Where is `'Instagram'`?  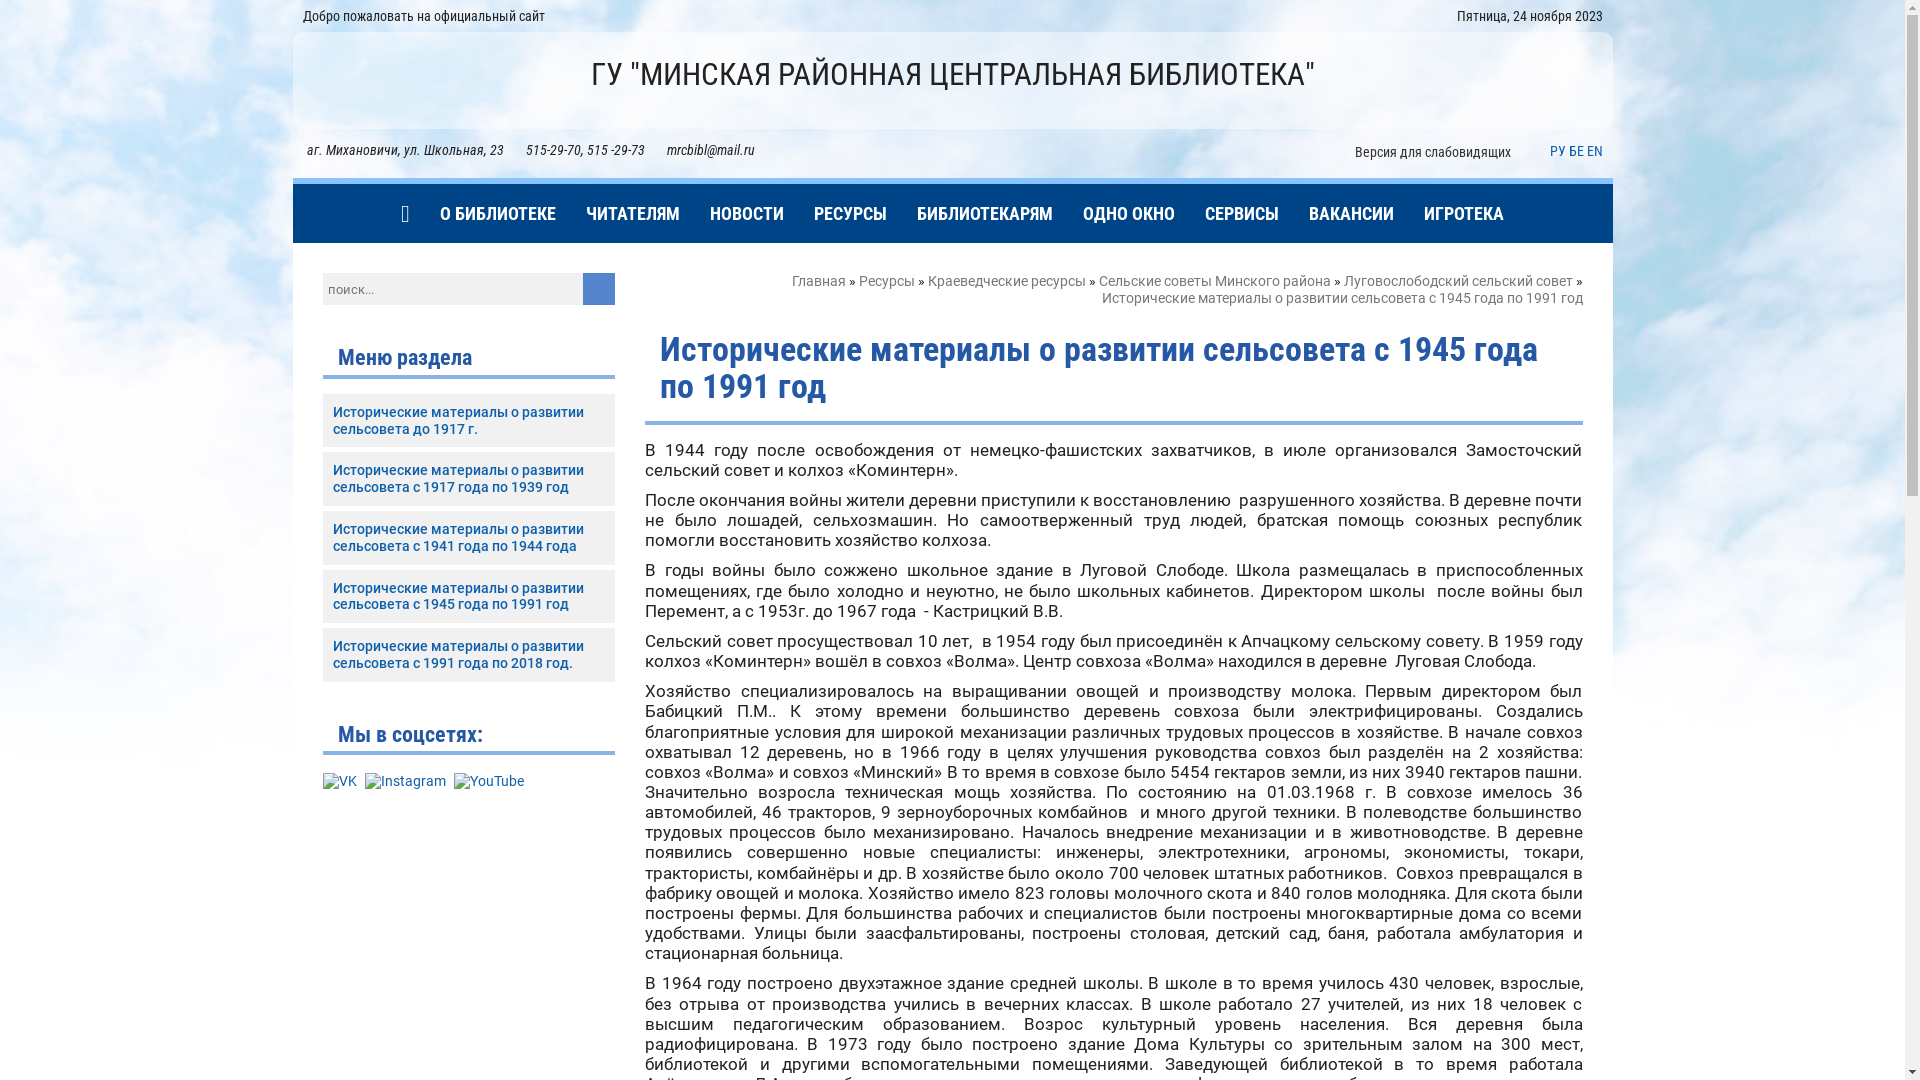 'Instagram' is located at coordinates (403, 780).